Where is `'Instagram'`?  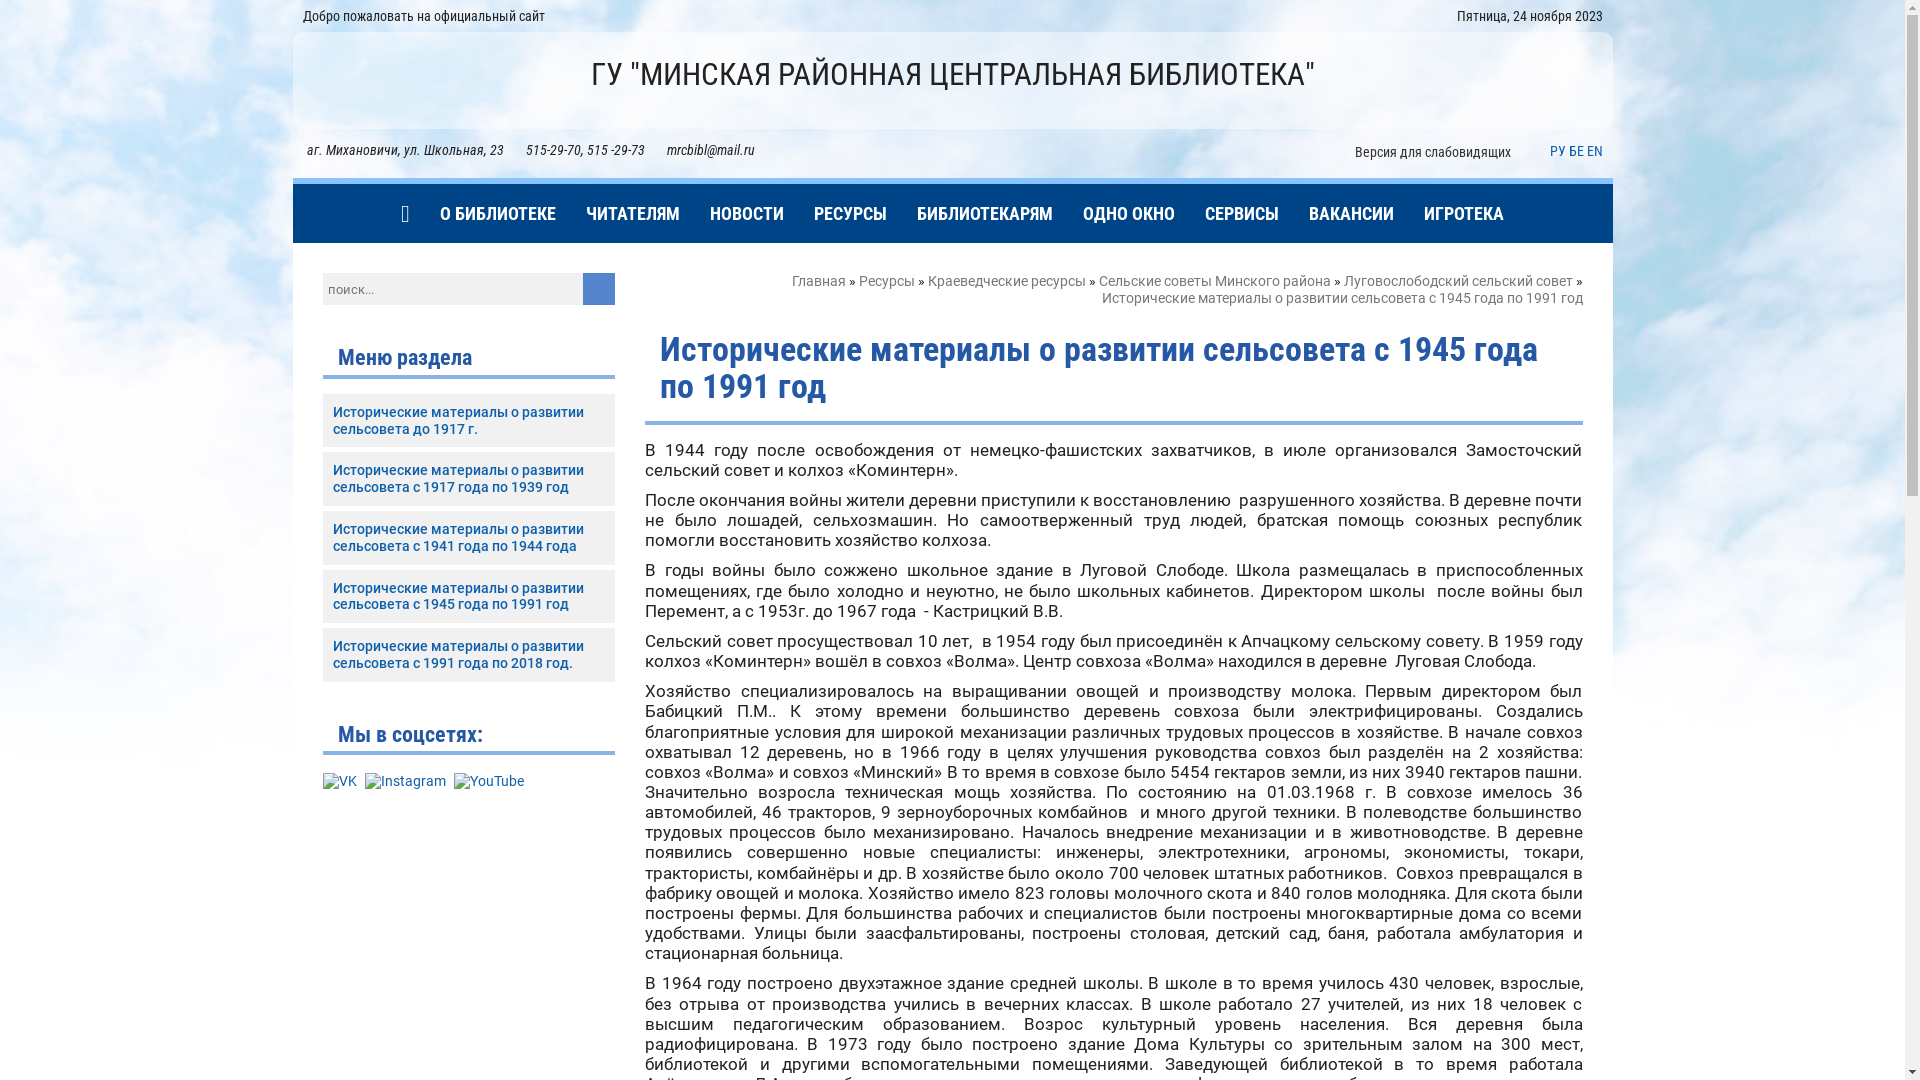 'Instagram' is located at coordinates (403, 780).